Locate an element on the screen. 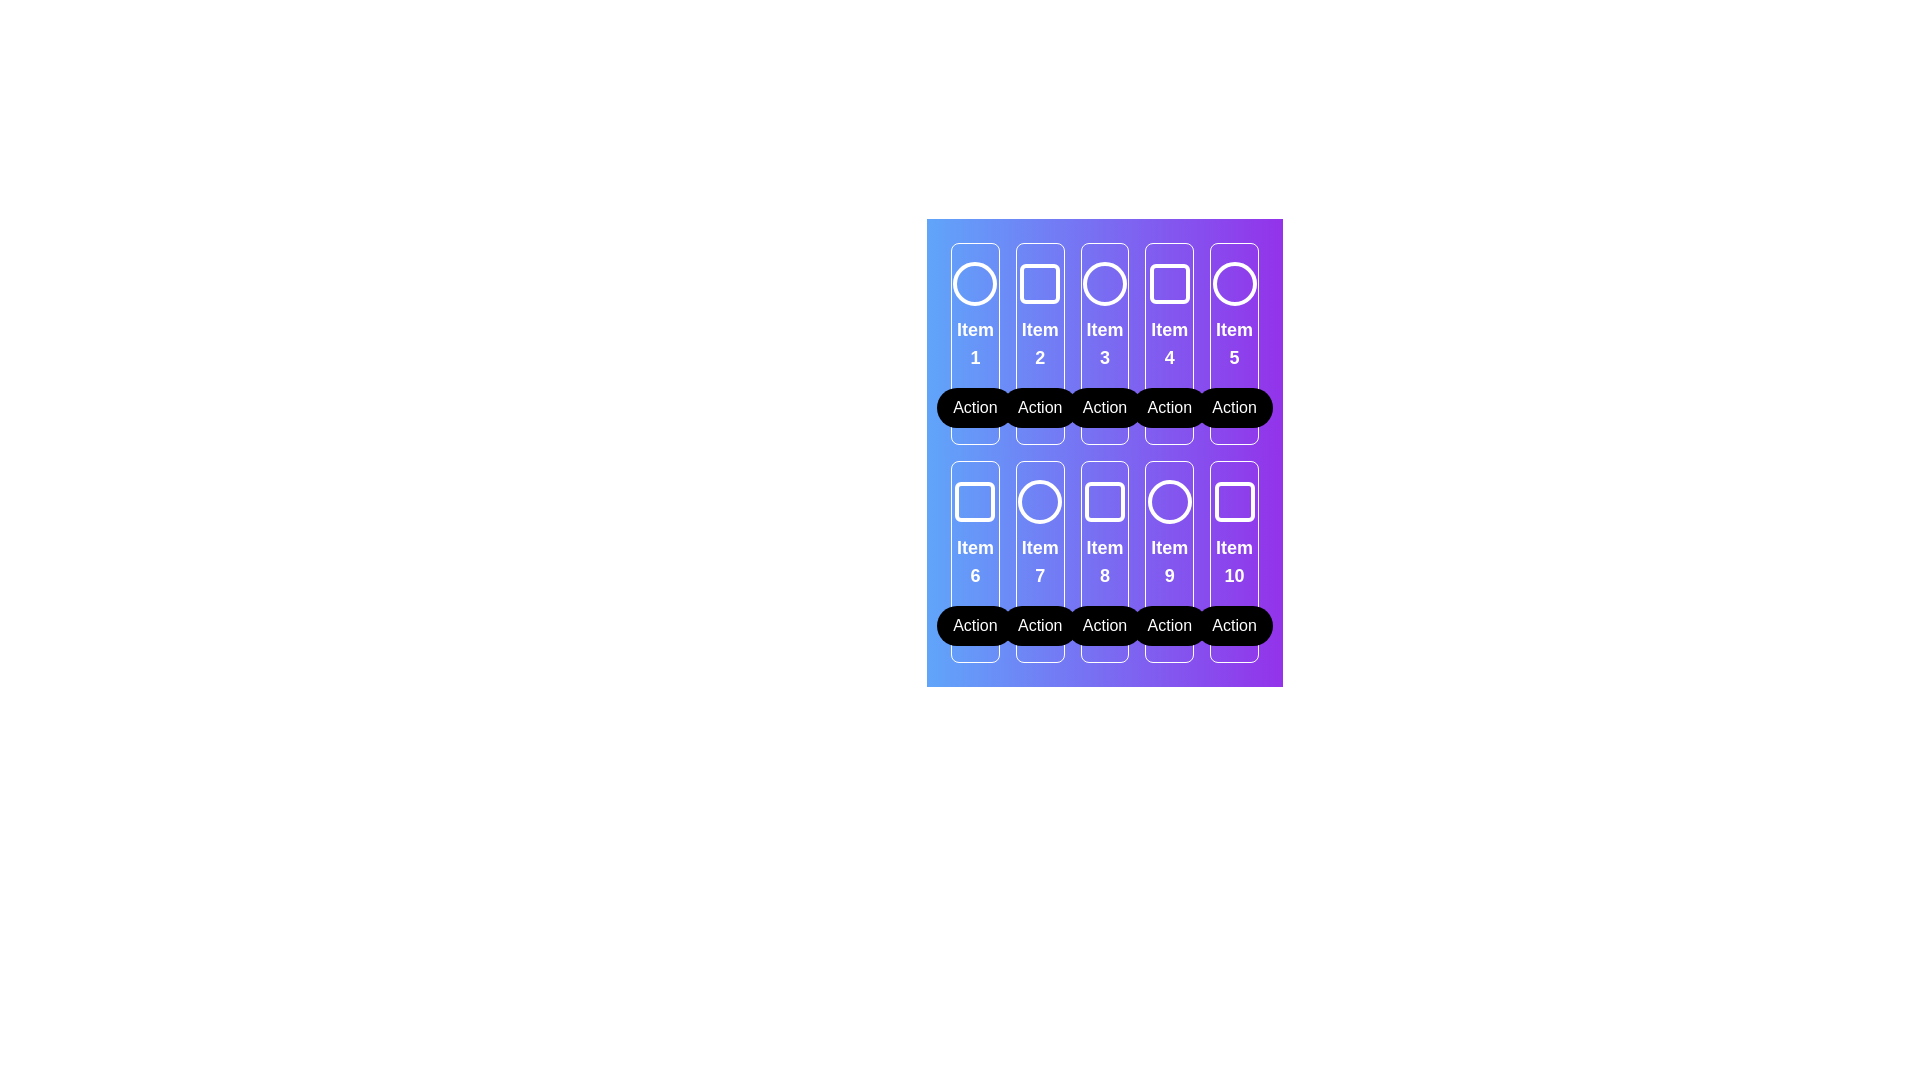  the rounded rectangular button with a black background and white text reading 'Action', located below the label 'Item 1' is located at coordinates (975, 407).